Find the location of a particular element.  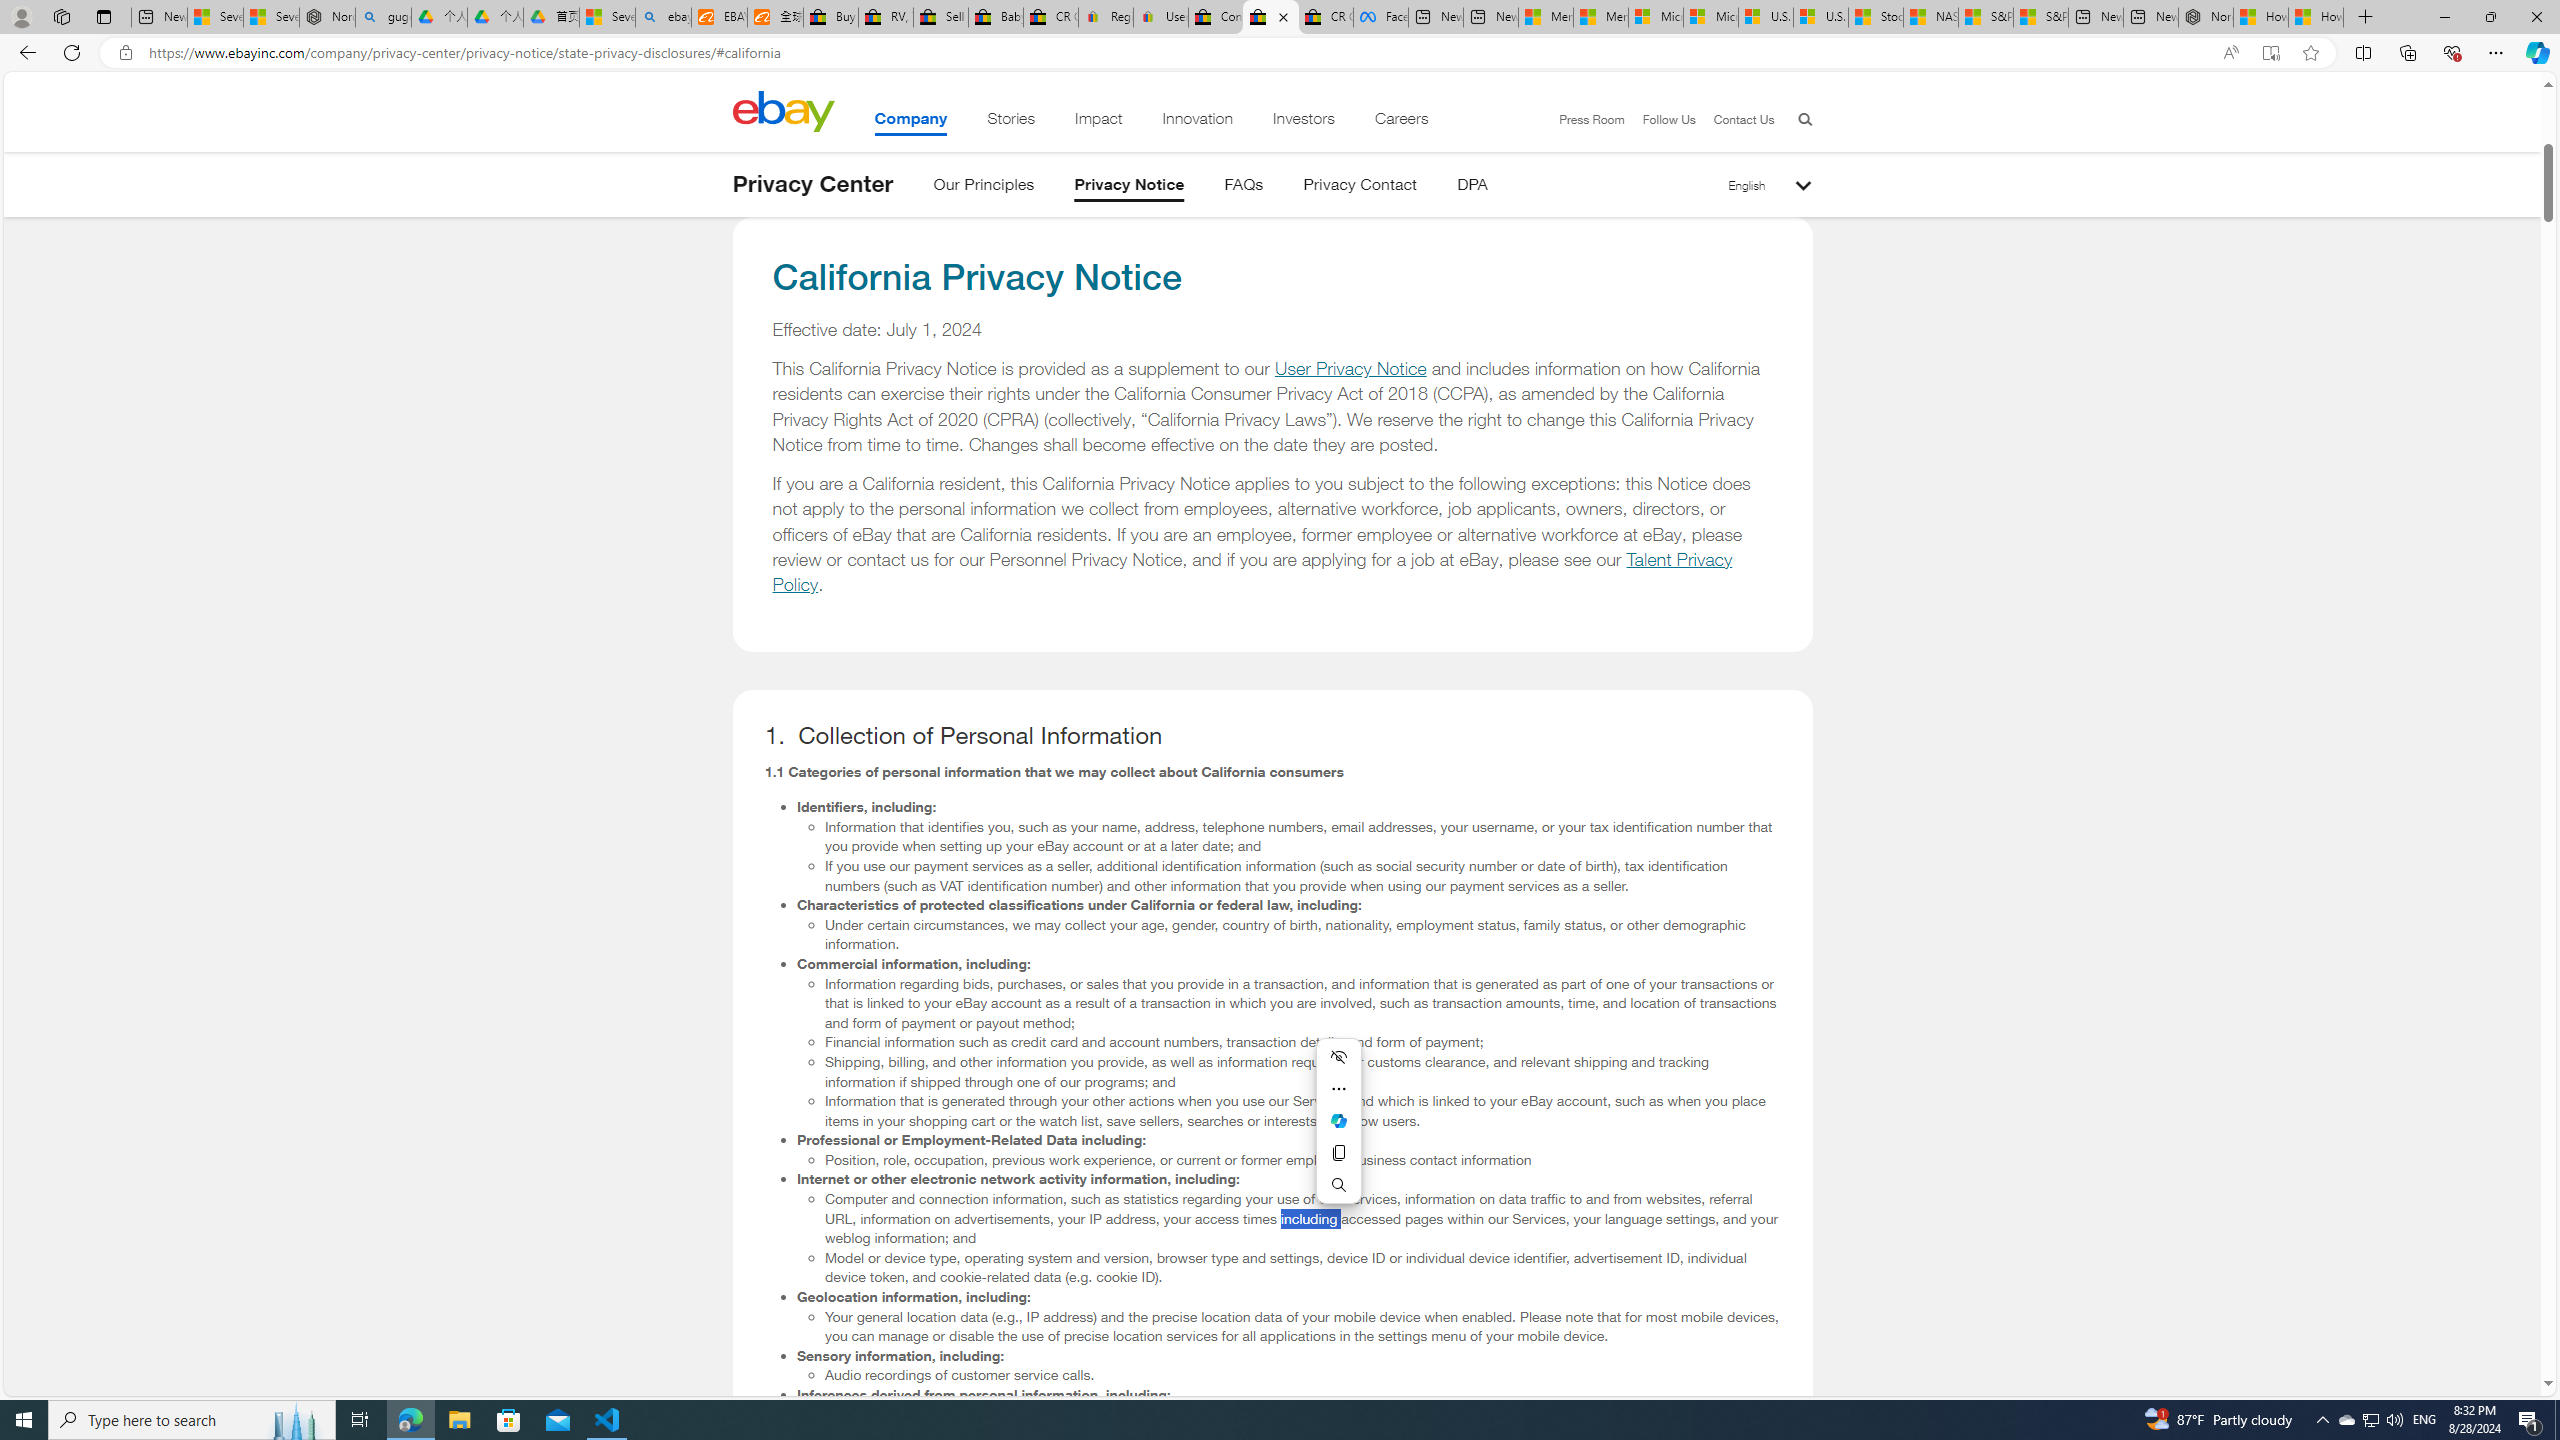

'User Privacy Notice | eBay' is located at coordinates (1159, 16).